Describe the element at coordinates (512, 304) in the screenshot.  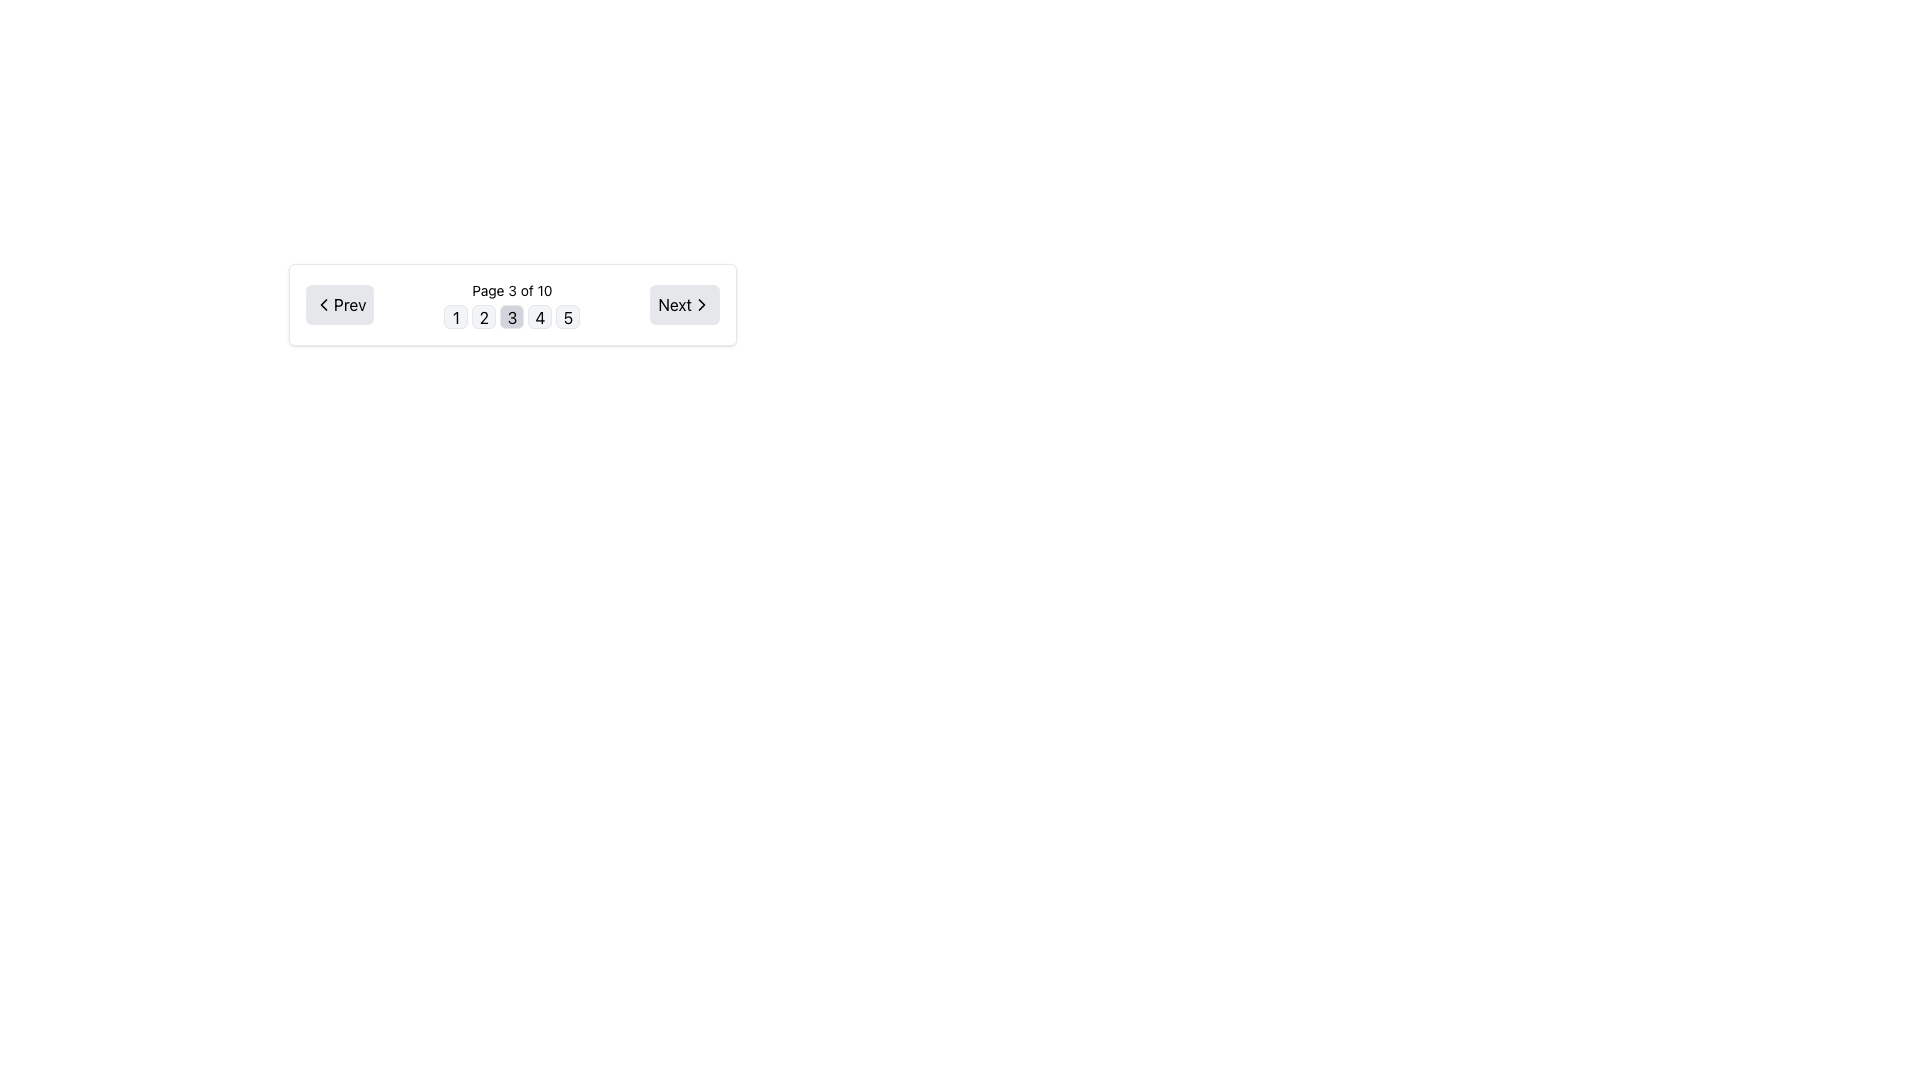
I see `the highlighted number 3 in the Pagination Control` at that location.